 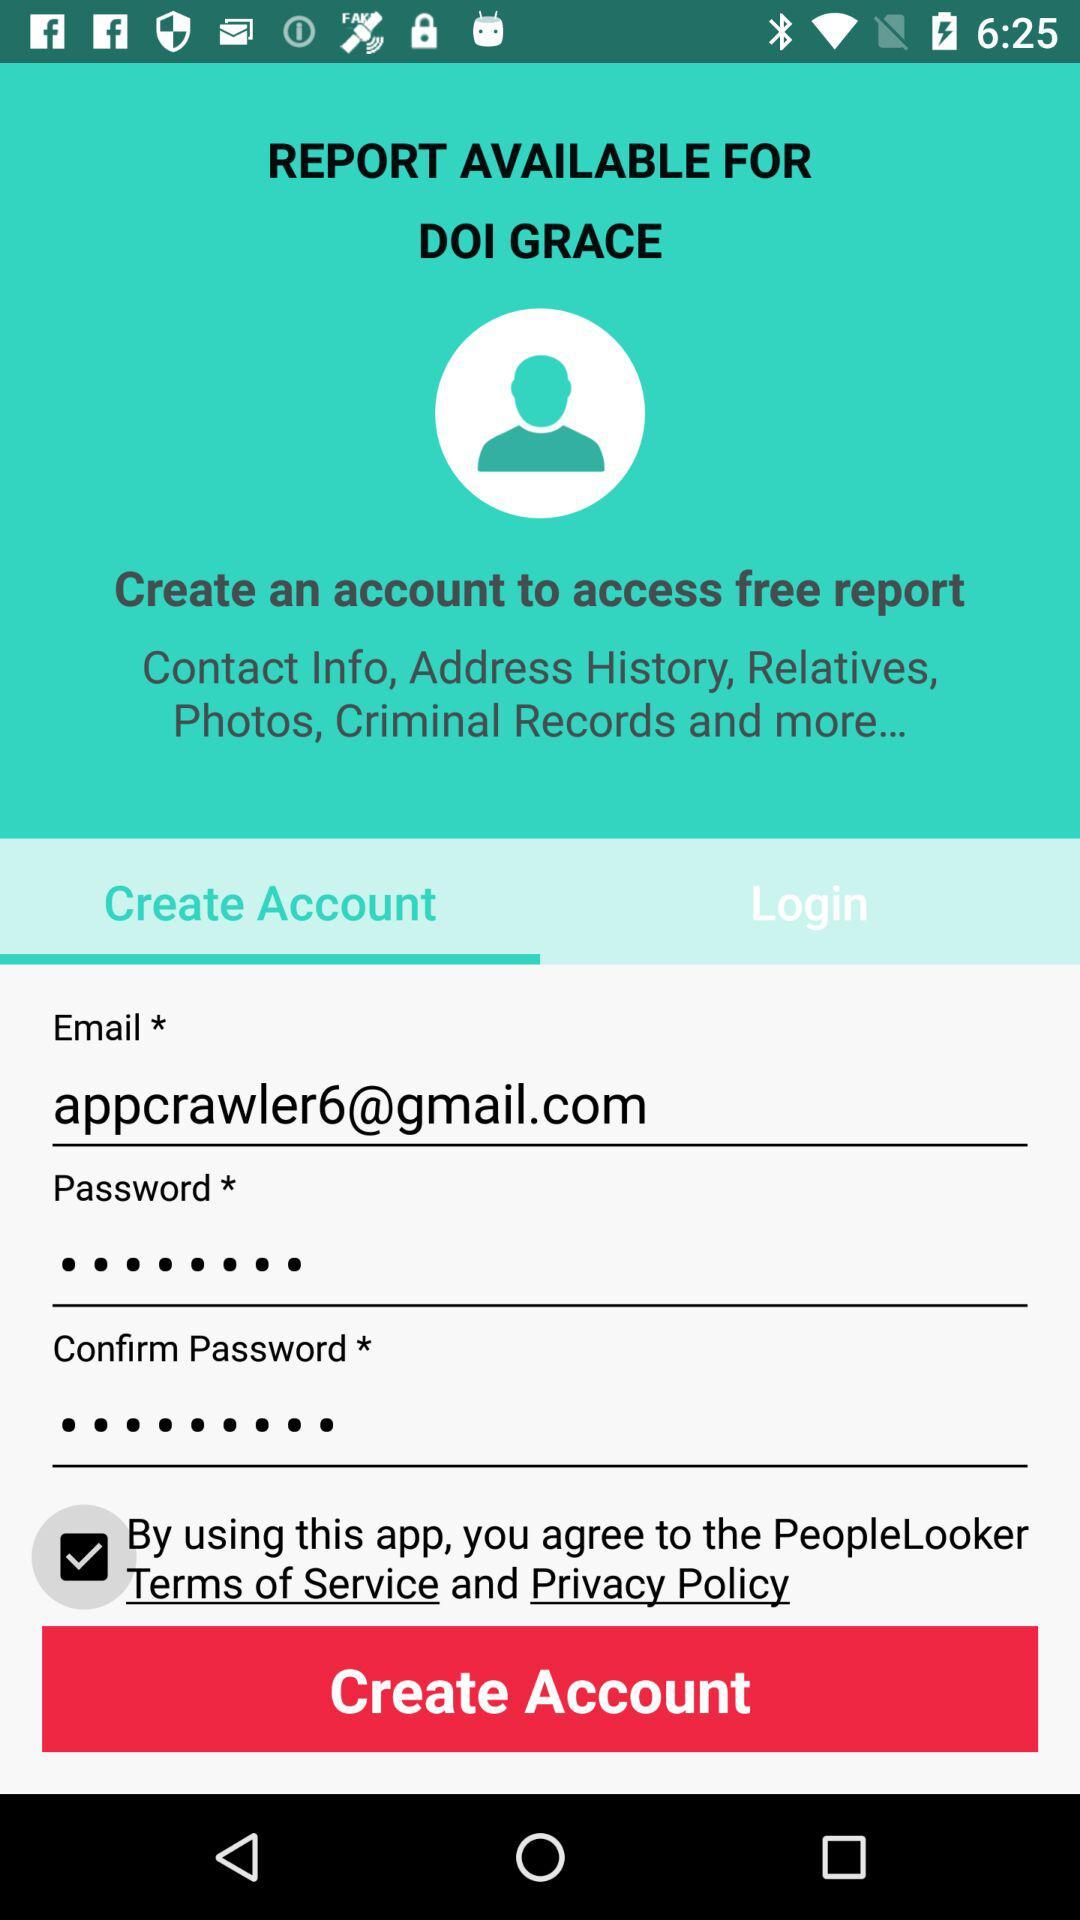 What do you see at coordinates (540, 1102) in the screenshot?
I see `the appcrawler6@gmail.com` at bounding box center [540, 1102].